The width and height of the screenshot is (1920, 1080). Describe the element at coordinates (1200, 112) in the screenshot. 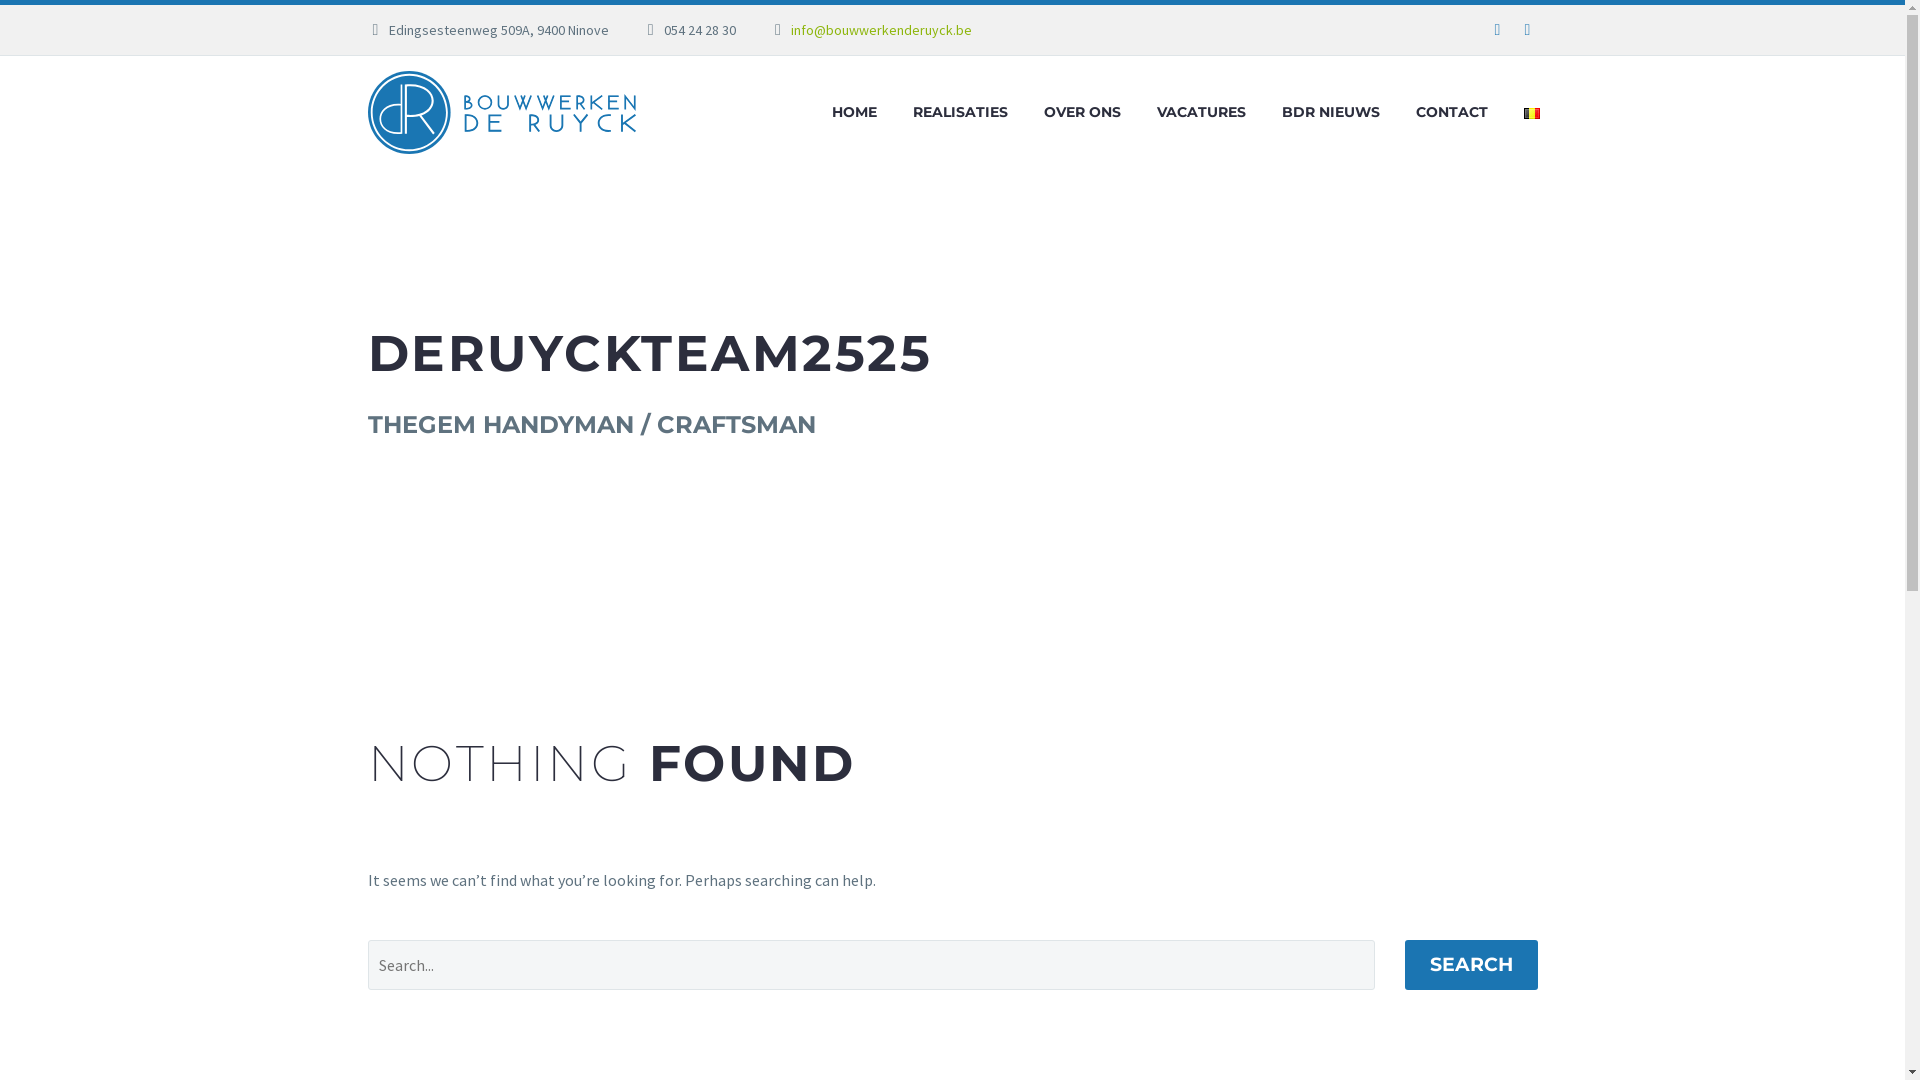

I see `'VACATURES'` at that location.